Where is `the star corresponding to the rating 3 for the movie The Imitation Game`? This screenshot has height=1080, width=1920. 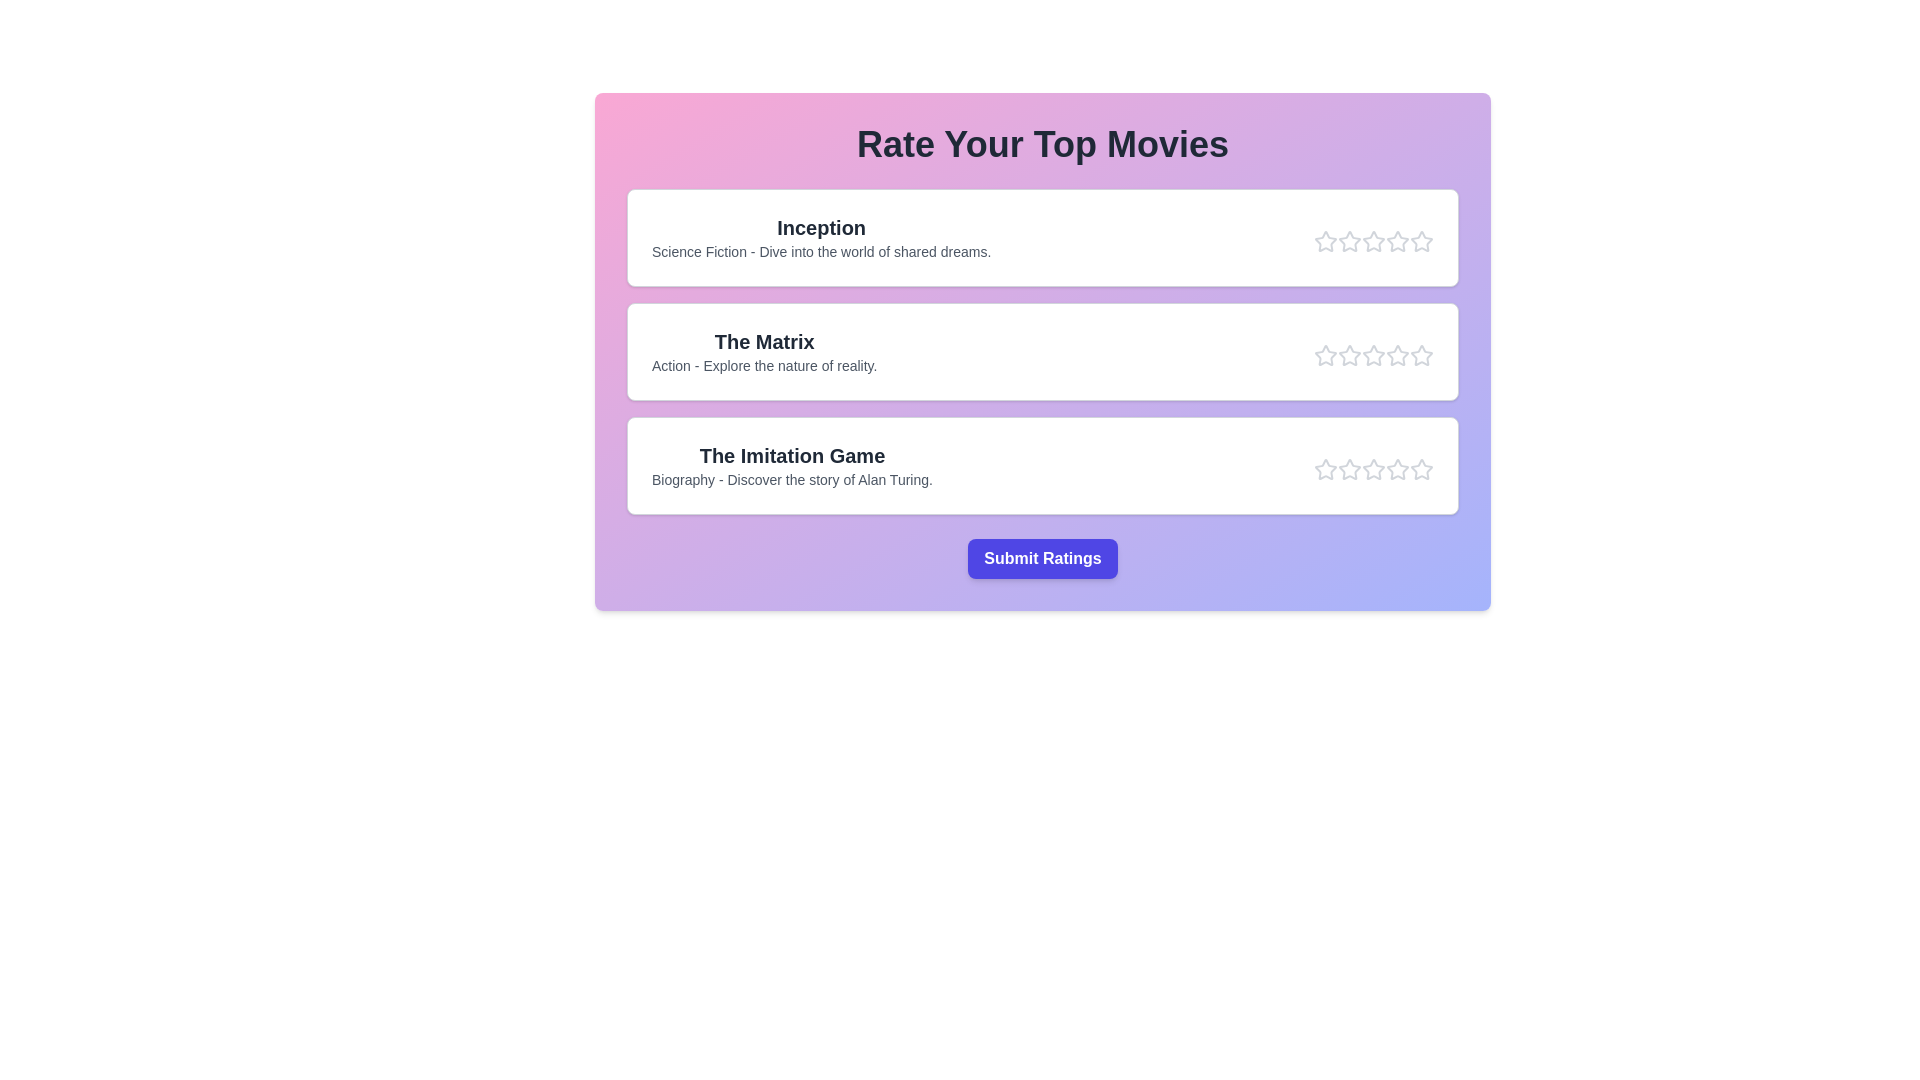 the star corresponding to the rating 3 for the movie The Imitation Game is located at coordinates (1372, 470).